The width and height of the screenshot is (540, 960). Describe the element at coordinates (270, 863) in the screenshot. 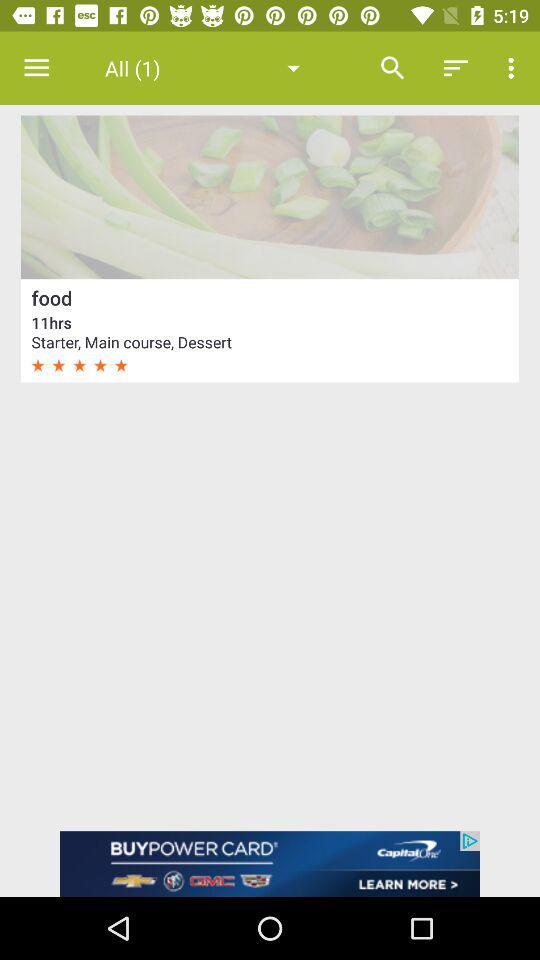

I see `advertisement` at that location.